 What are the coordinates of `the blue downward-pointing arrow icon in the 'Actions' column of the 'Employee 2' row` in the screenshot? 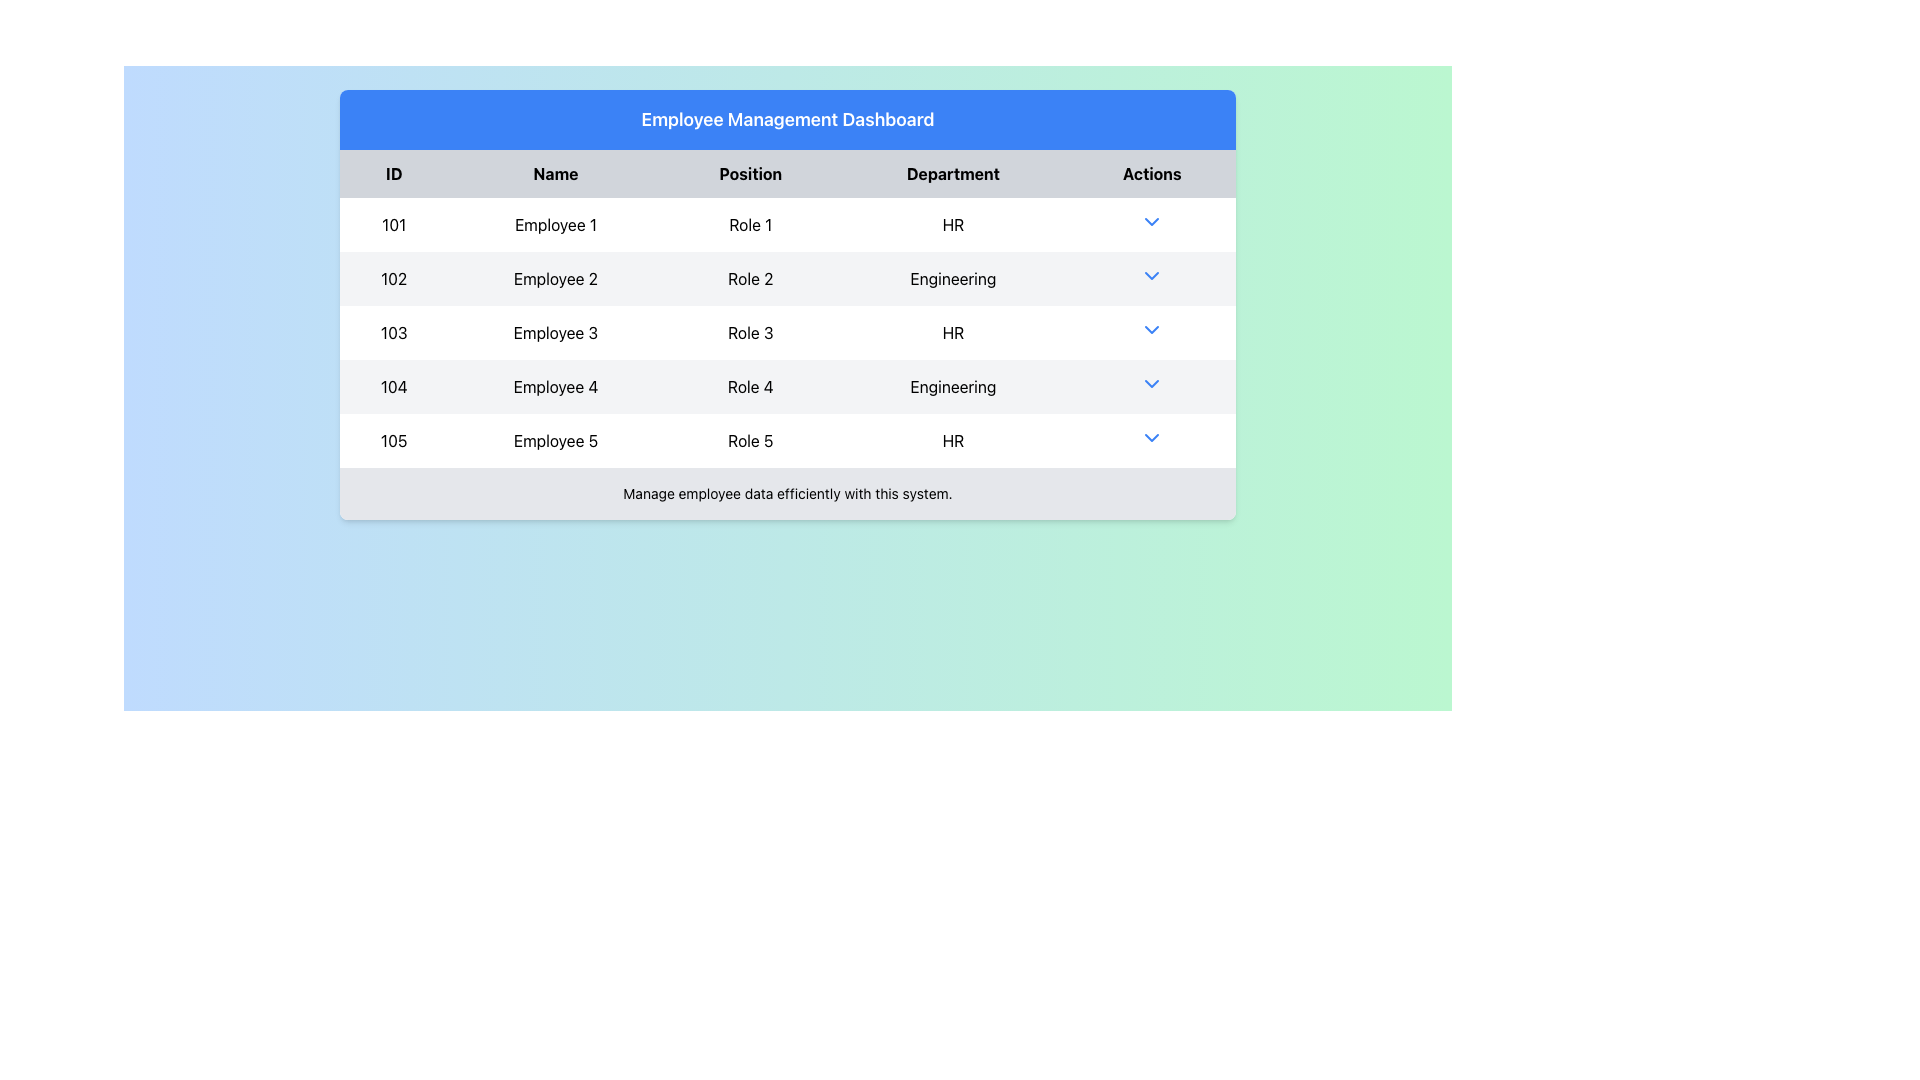 It's located at (1152, 278).